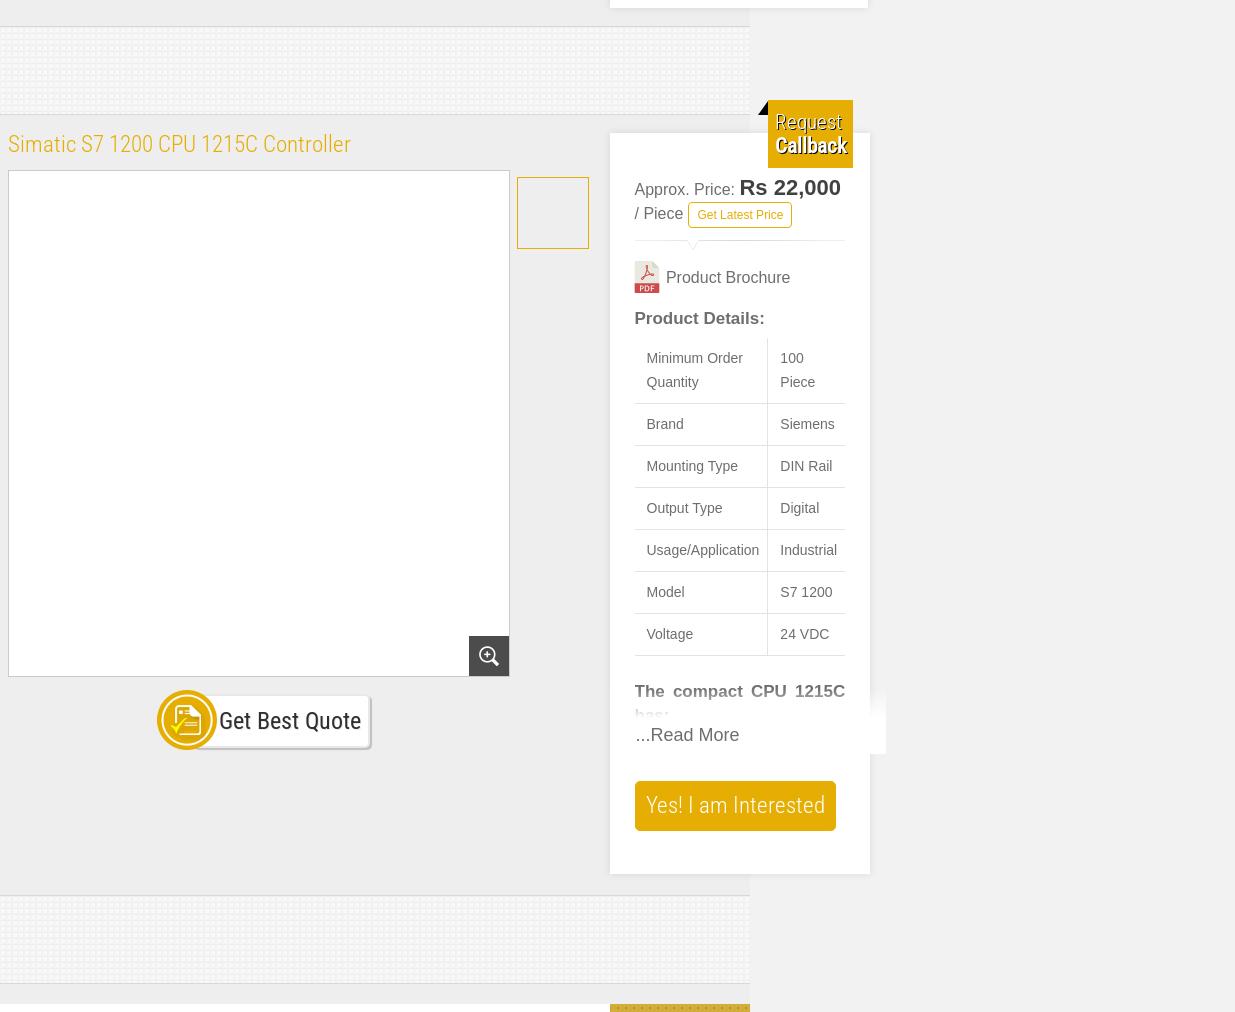  Describe the element at coordinates (699, 317) in the screenshot. I see `'Product Details:'` at that location.